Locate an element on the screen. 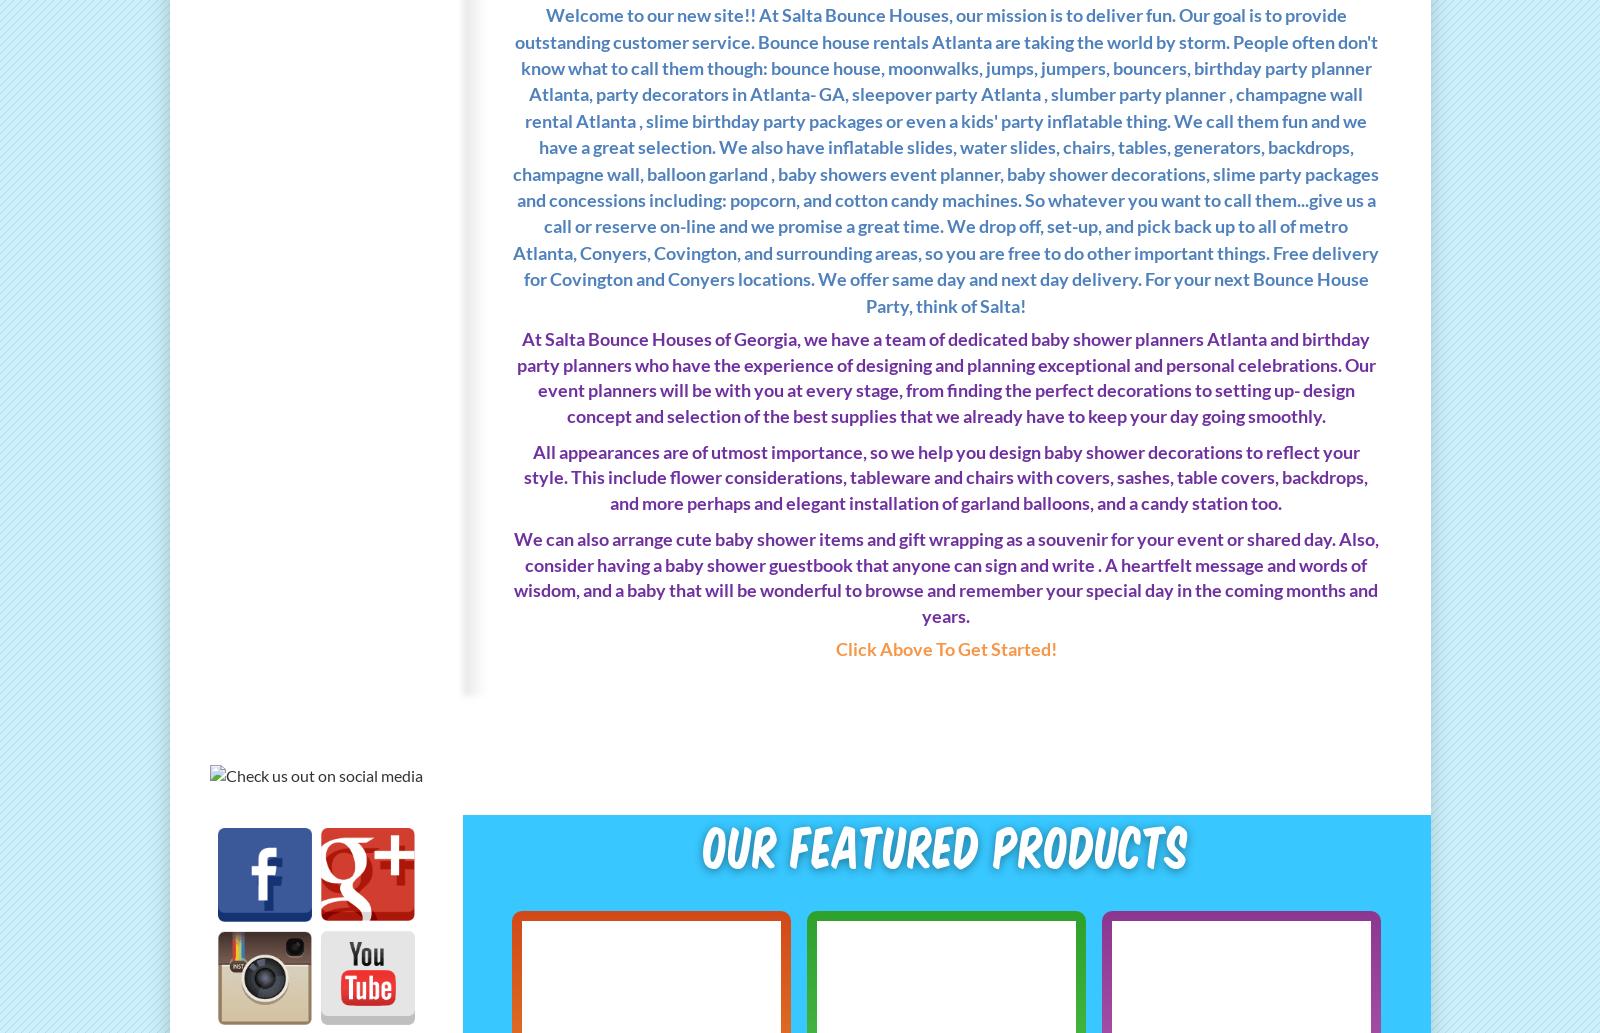 The image size is (1600, 1033). 'Click Above To Get Started!' is located at coordinates (944, 647).